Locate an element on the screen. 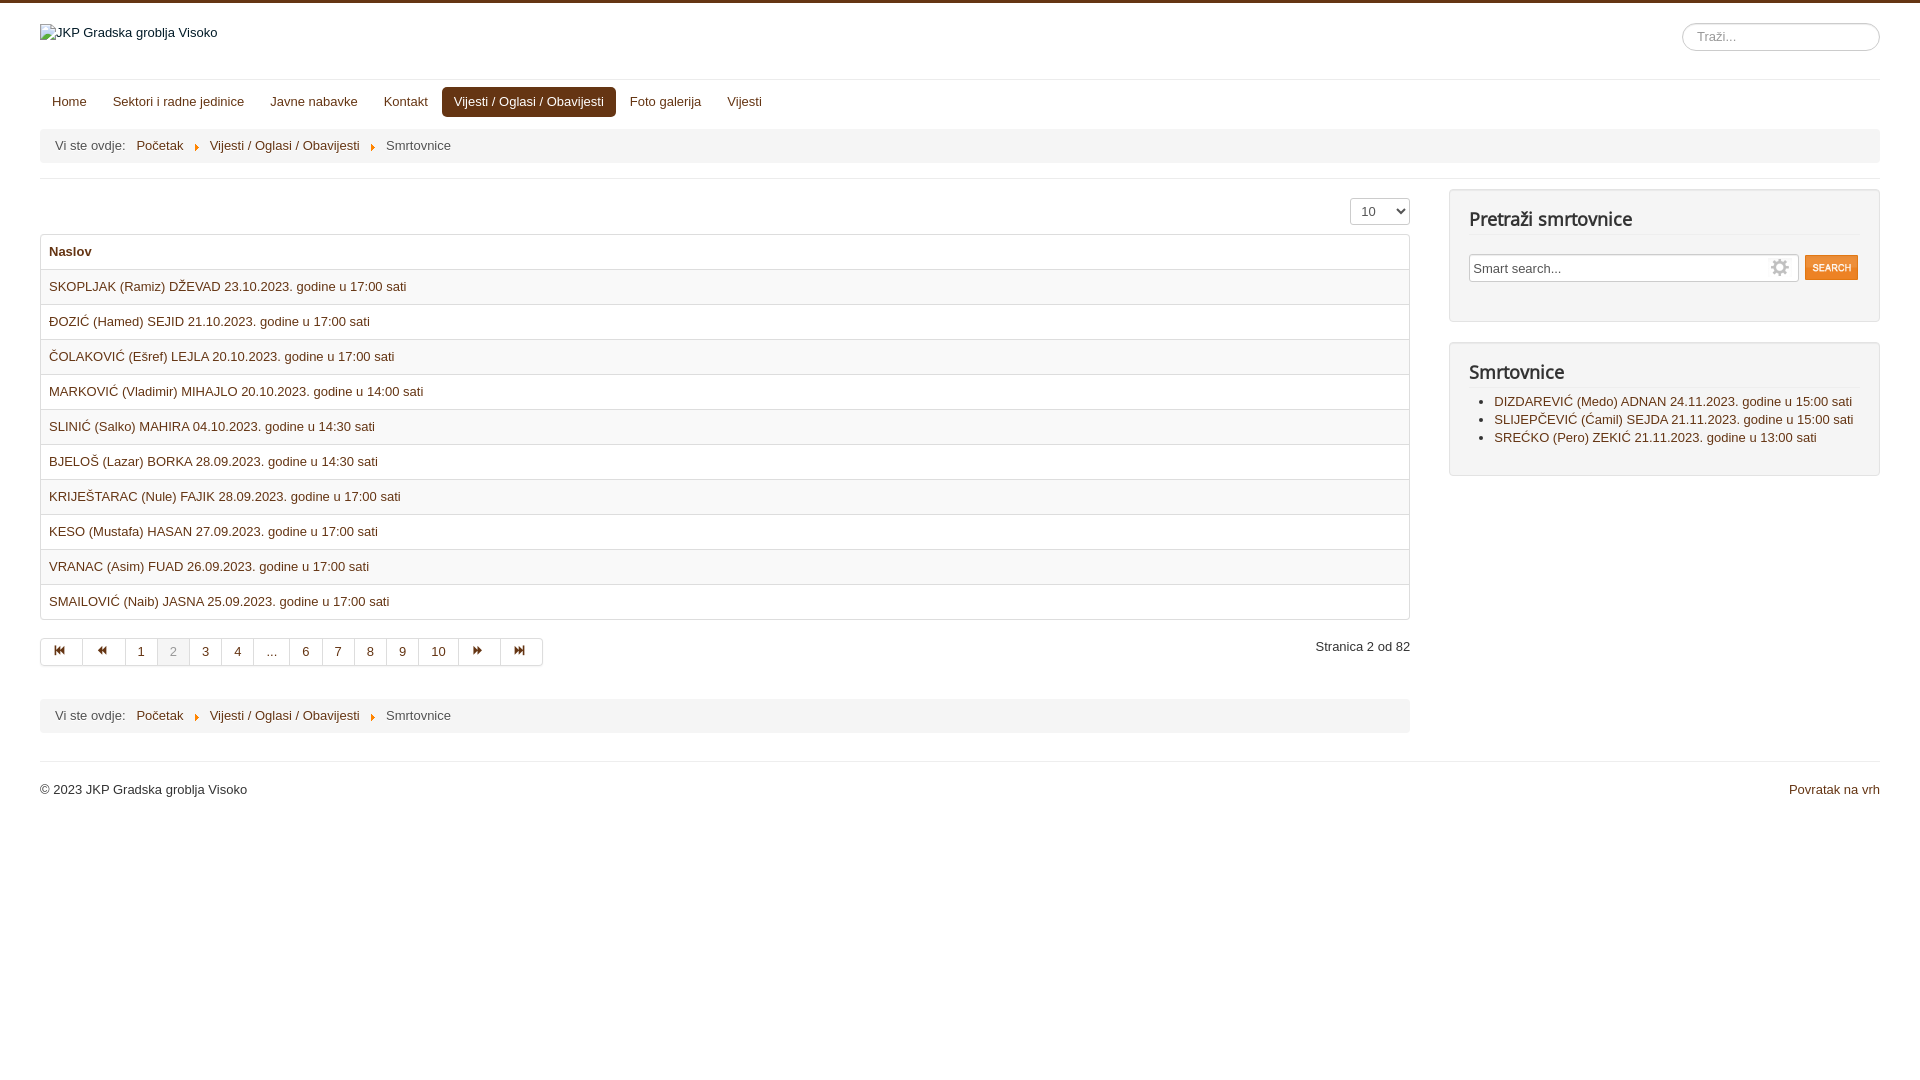  'Kontakt' is located at coordinates (405, 101).